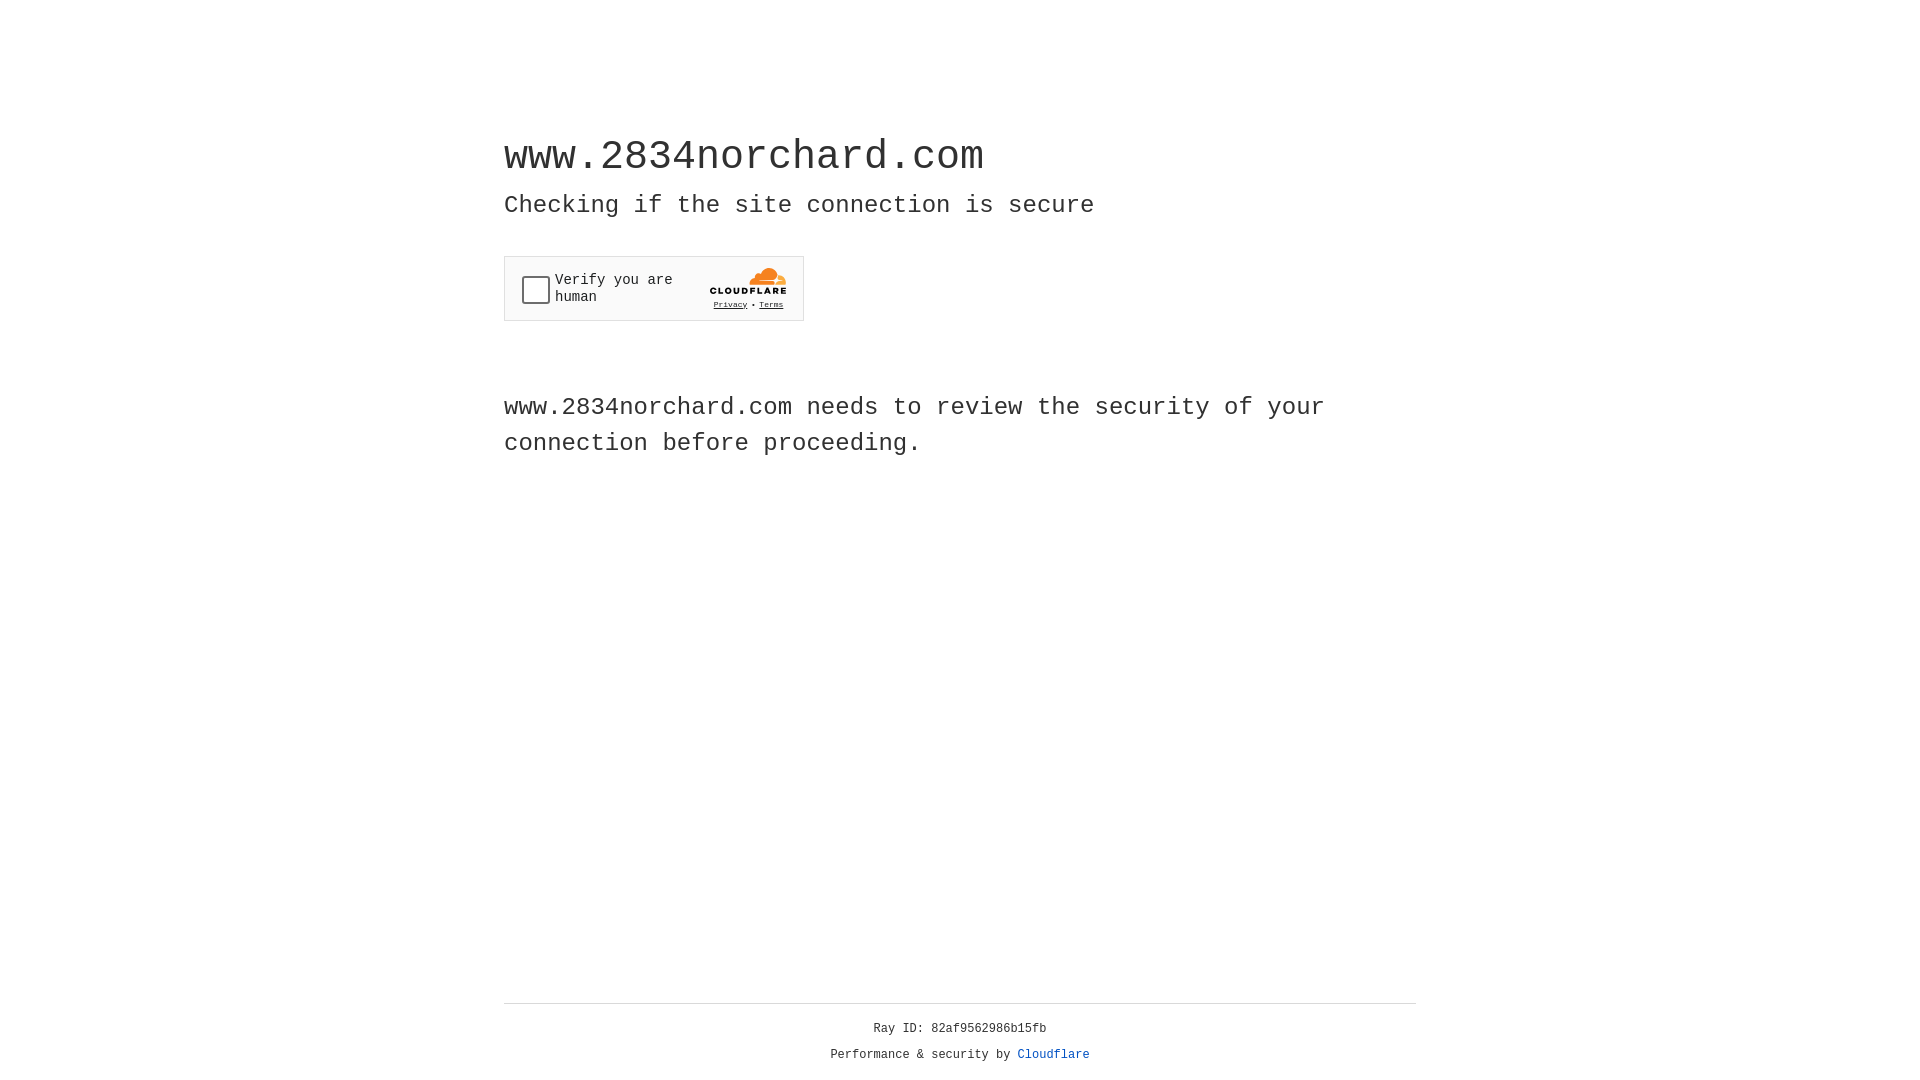 This screenshot has height=1080, width=1920. I want to click on 'Widget containing a Cloudflare security challenge', so click(653, 288).